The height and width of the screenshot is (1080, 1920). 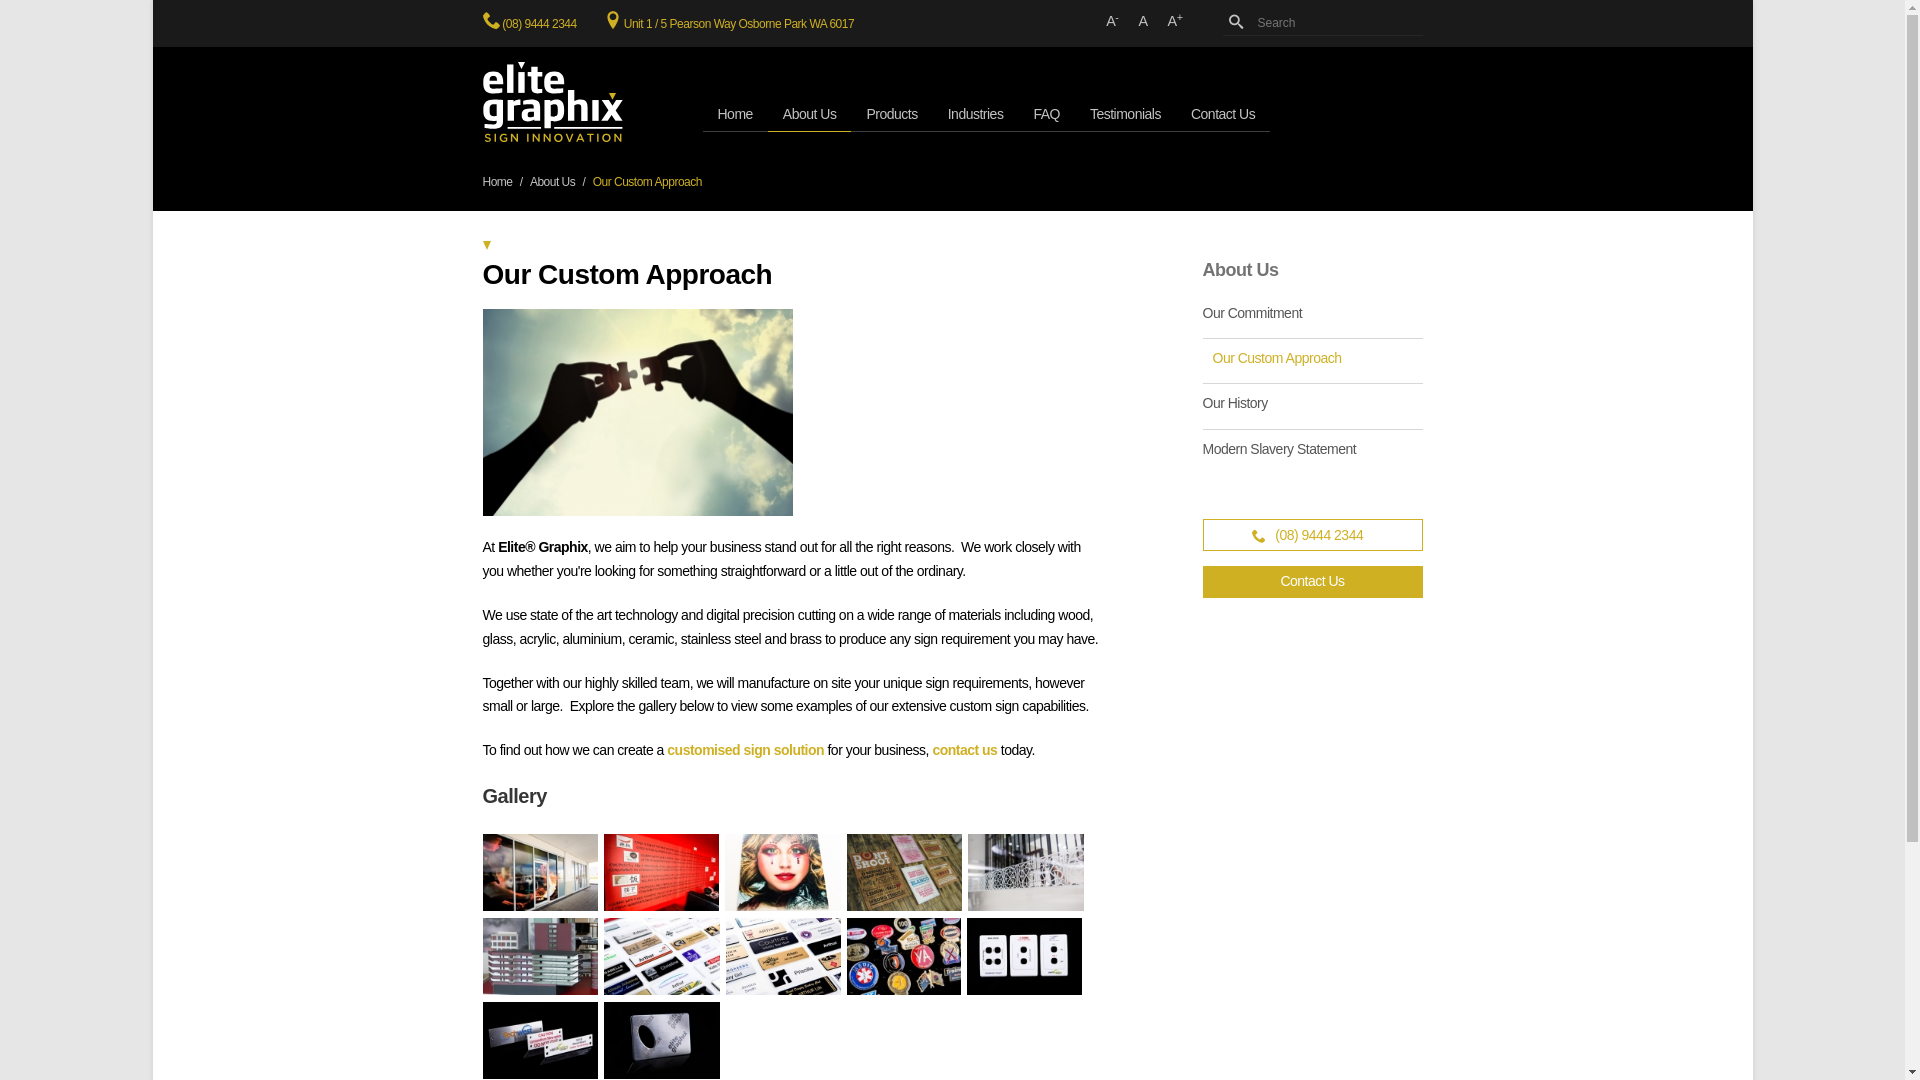 What do you see at coordinates (1311, 534) in the screenshot?
I see `'(08) 9444 2344'` at bounding box center [1311, 534].